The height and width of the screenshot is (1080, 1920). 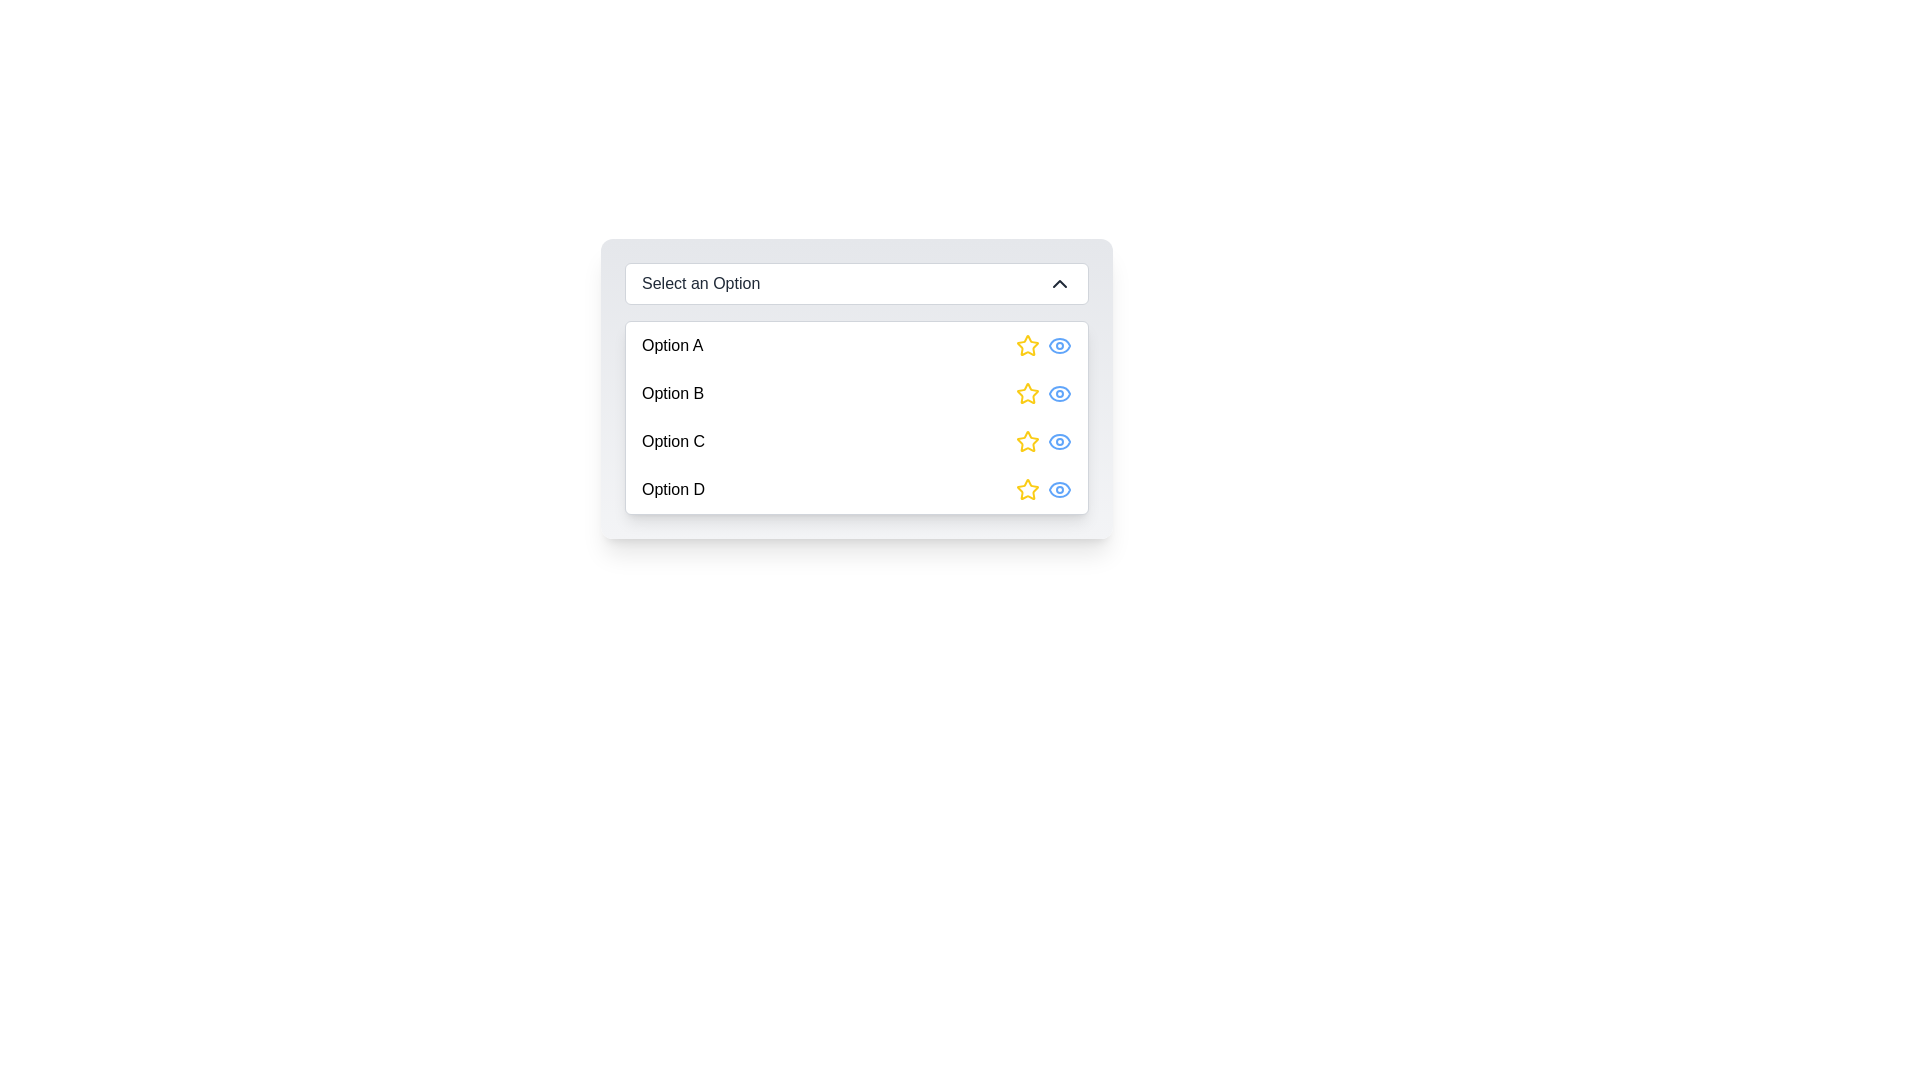 What do you see at coordinates (857, 489) in the screenshot?
I see `the fourth entry in the dropdown list labeled 'Option D'` at bounding box center [857, 489].